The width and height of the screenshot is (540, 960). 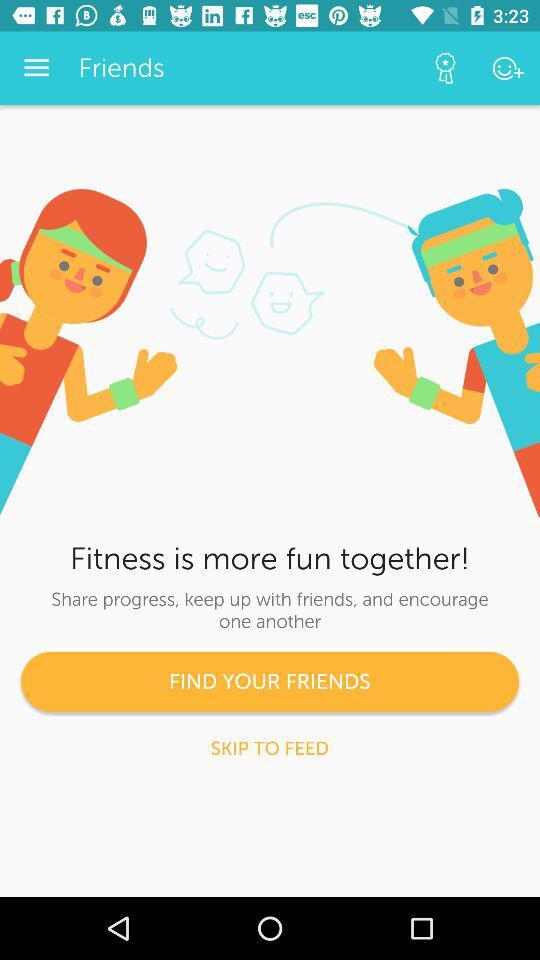 I want to click on the skip to feed icon, so click(x=269, y=747).